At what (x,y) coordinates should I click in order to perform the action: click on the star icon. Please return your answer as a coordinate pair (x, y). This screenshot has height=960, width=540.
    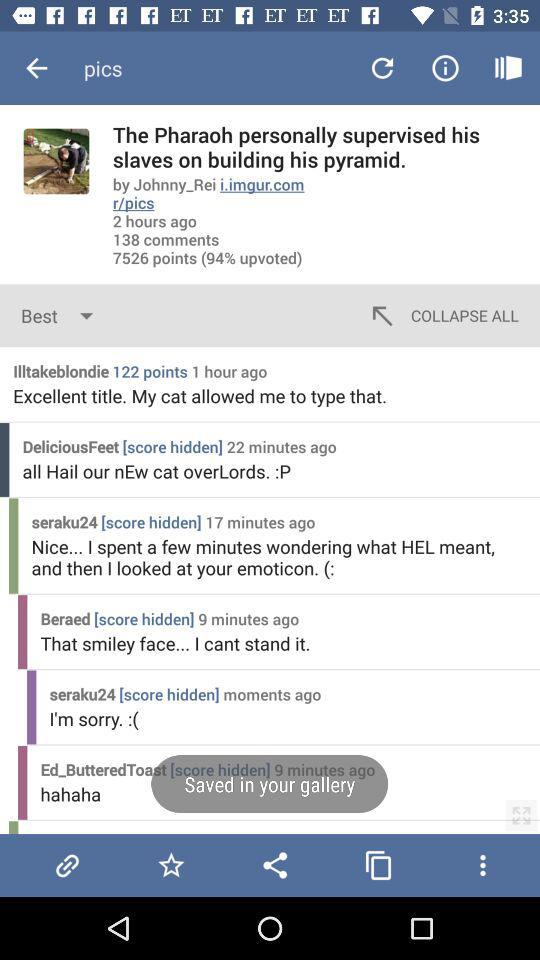
    Looking at the image, I should click on (171, 864).